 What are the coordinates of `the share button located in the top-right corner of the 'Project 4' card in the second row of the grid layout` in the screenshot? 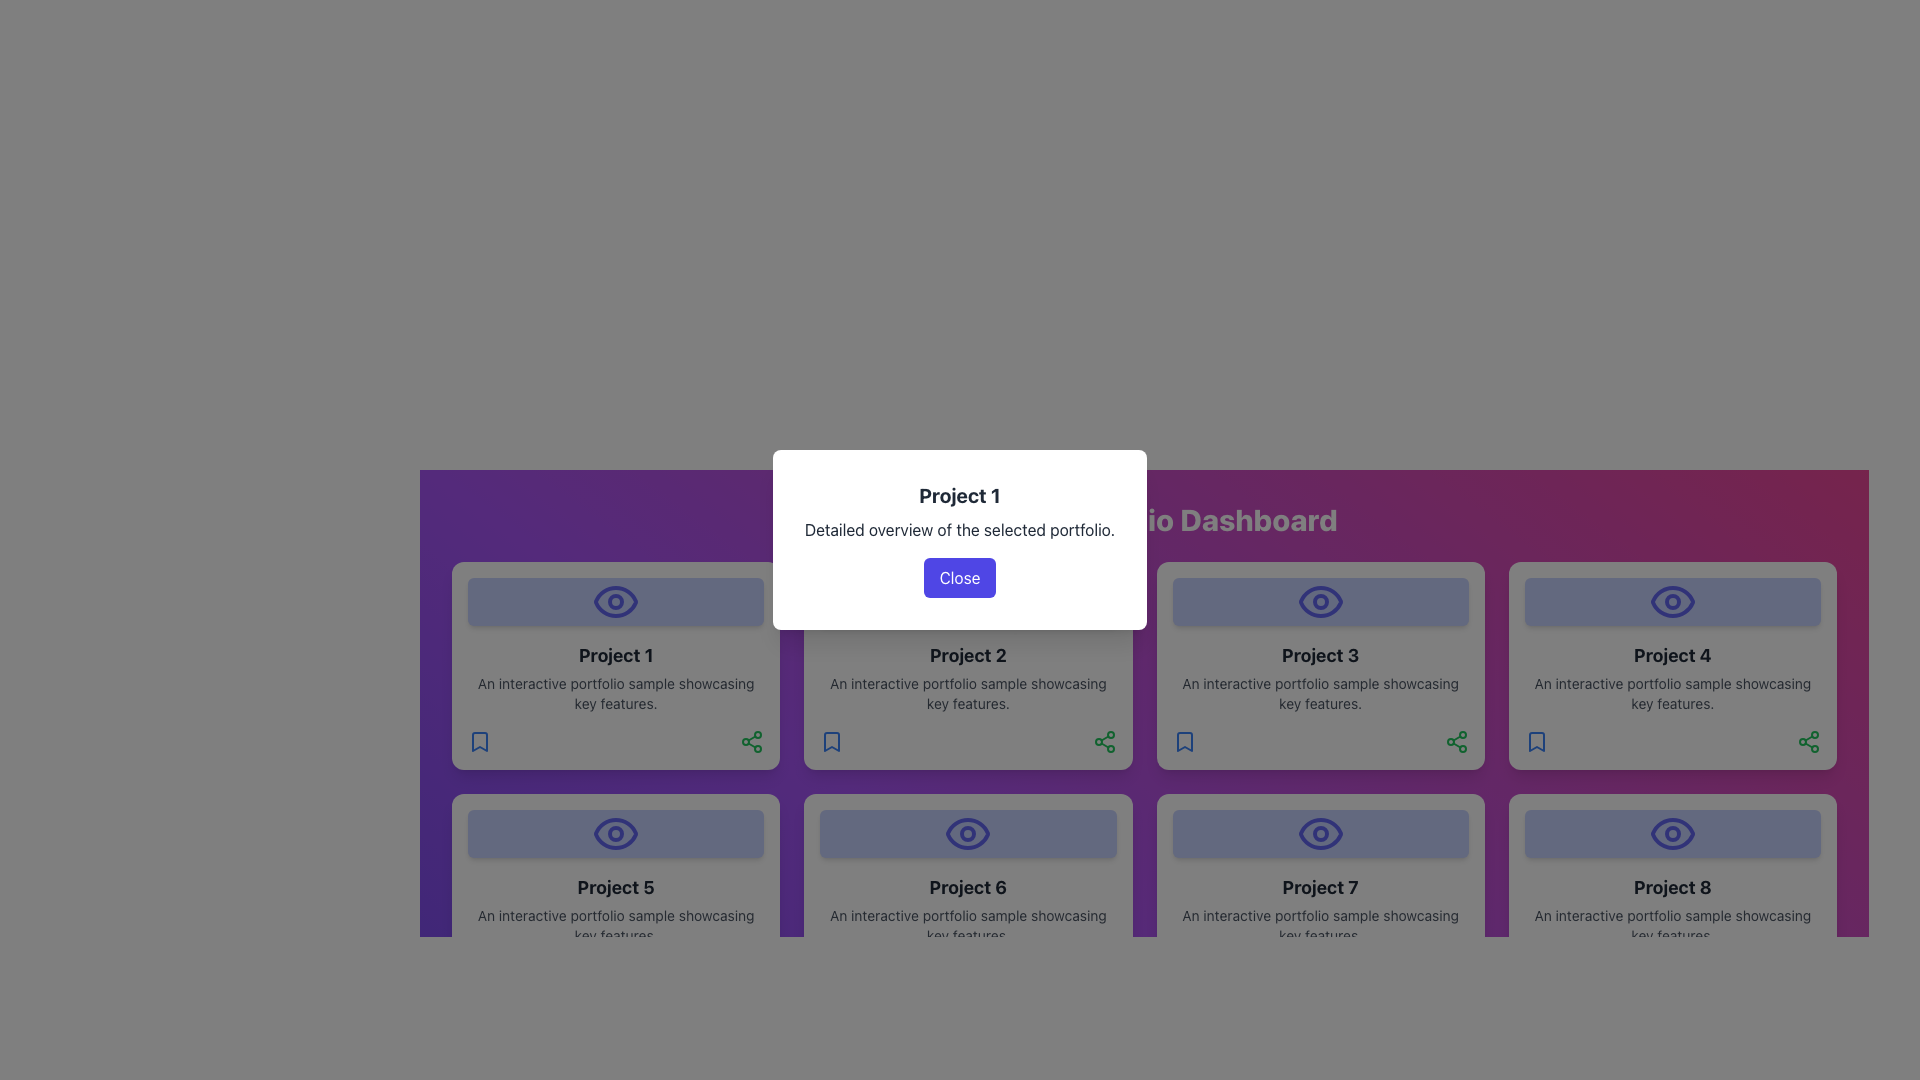 It's located at (1456, 741).